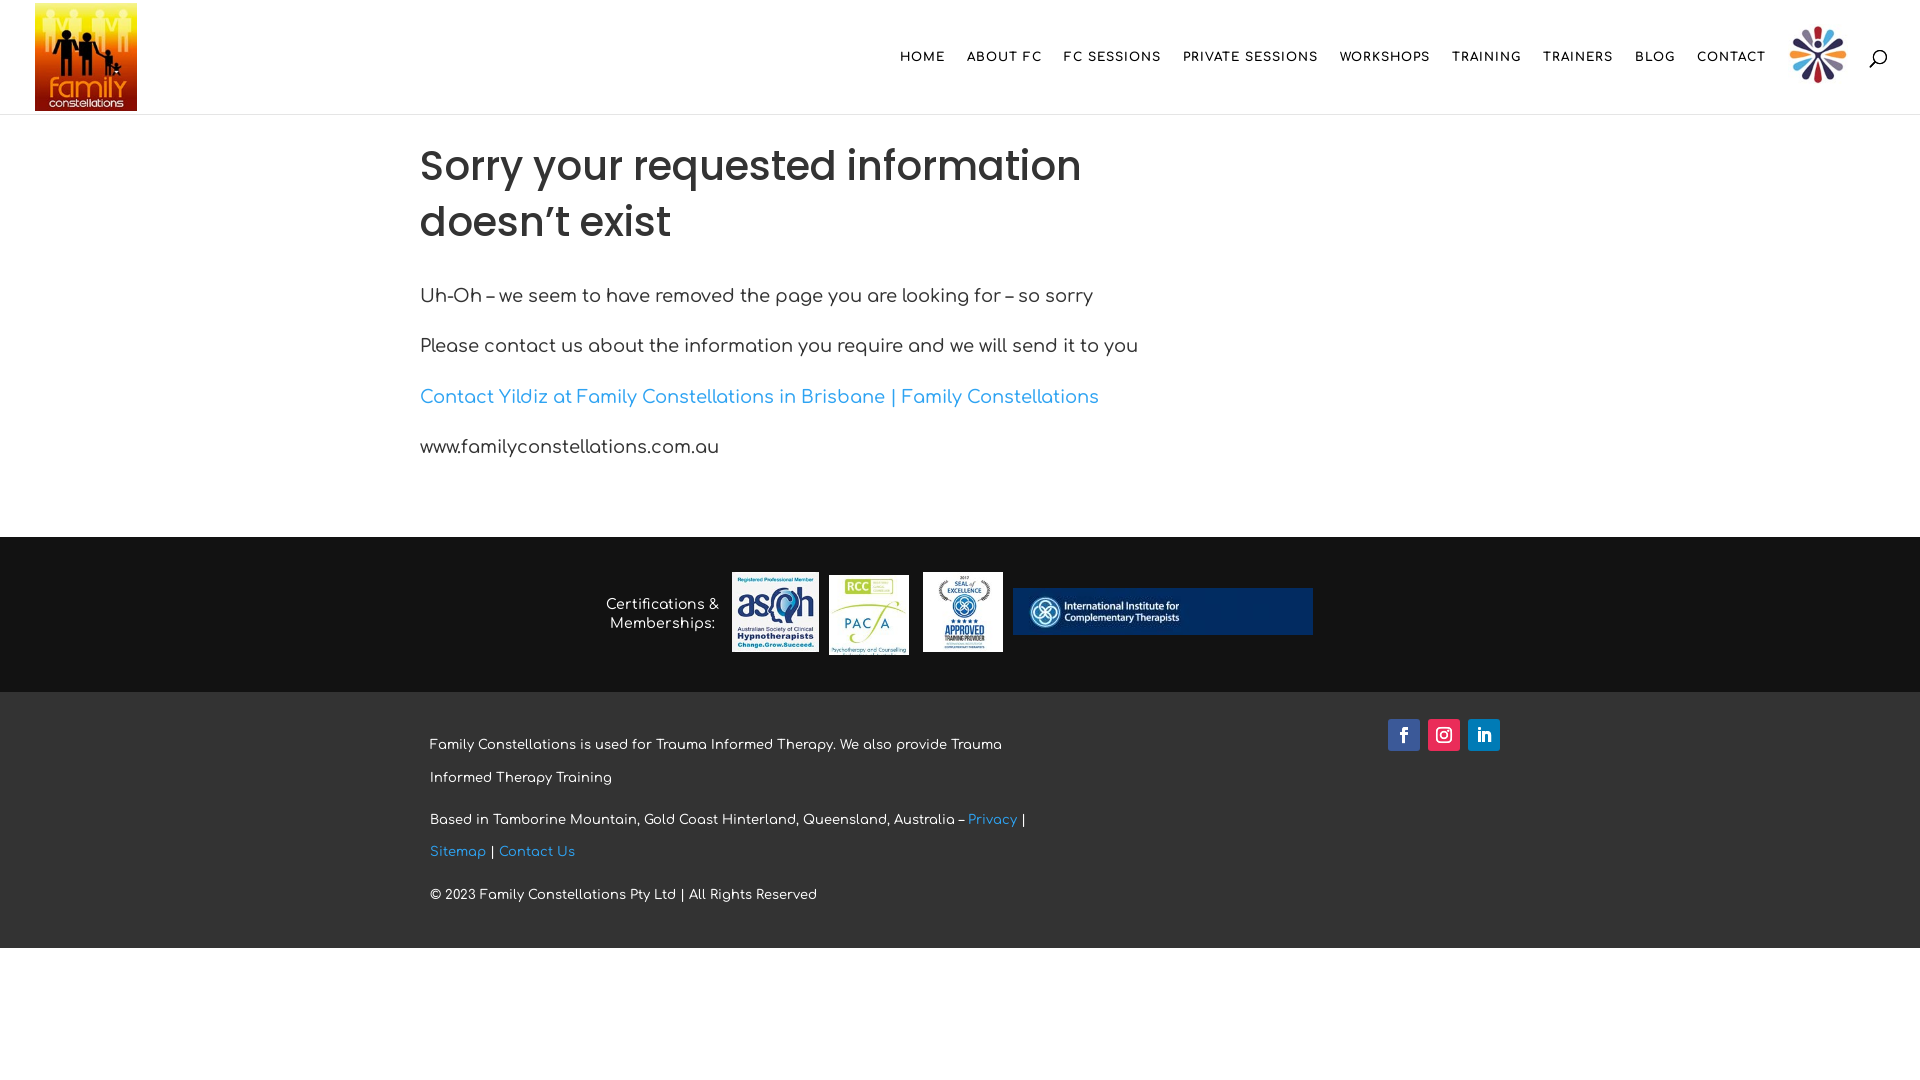 The height and width of the screenshot is (1080, 1920). What do you see at coordinates (921, 80) in the screenshot?
I see `'HOME'` at bounding box center [921, 80].